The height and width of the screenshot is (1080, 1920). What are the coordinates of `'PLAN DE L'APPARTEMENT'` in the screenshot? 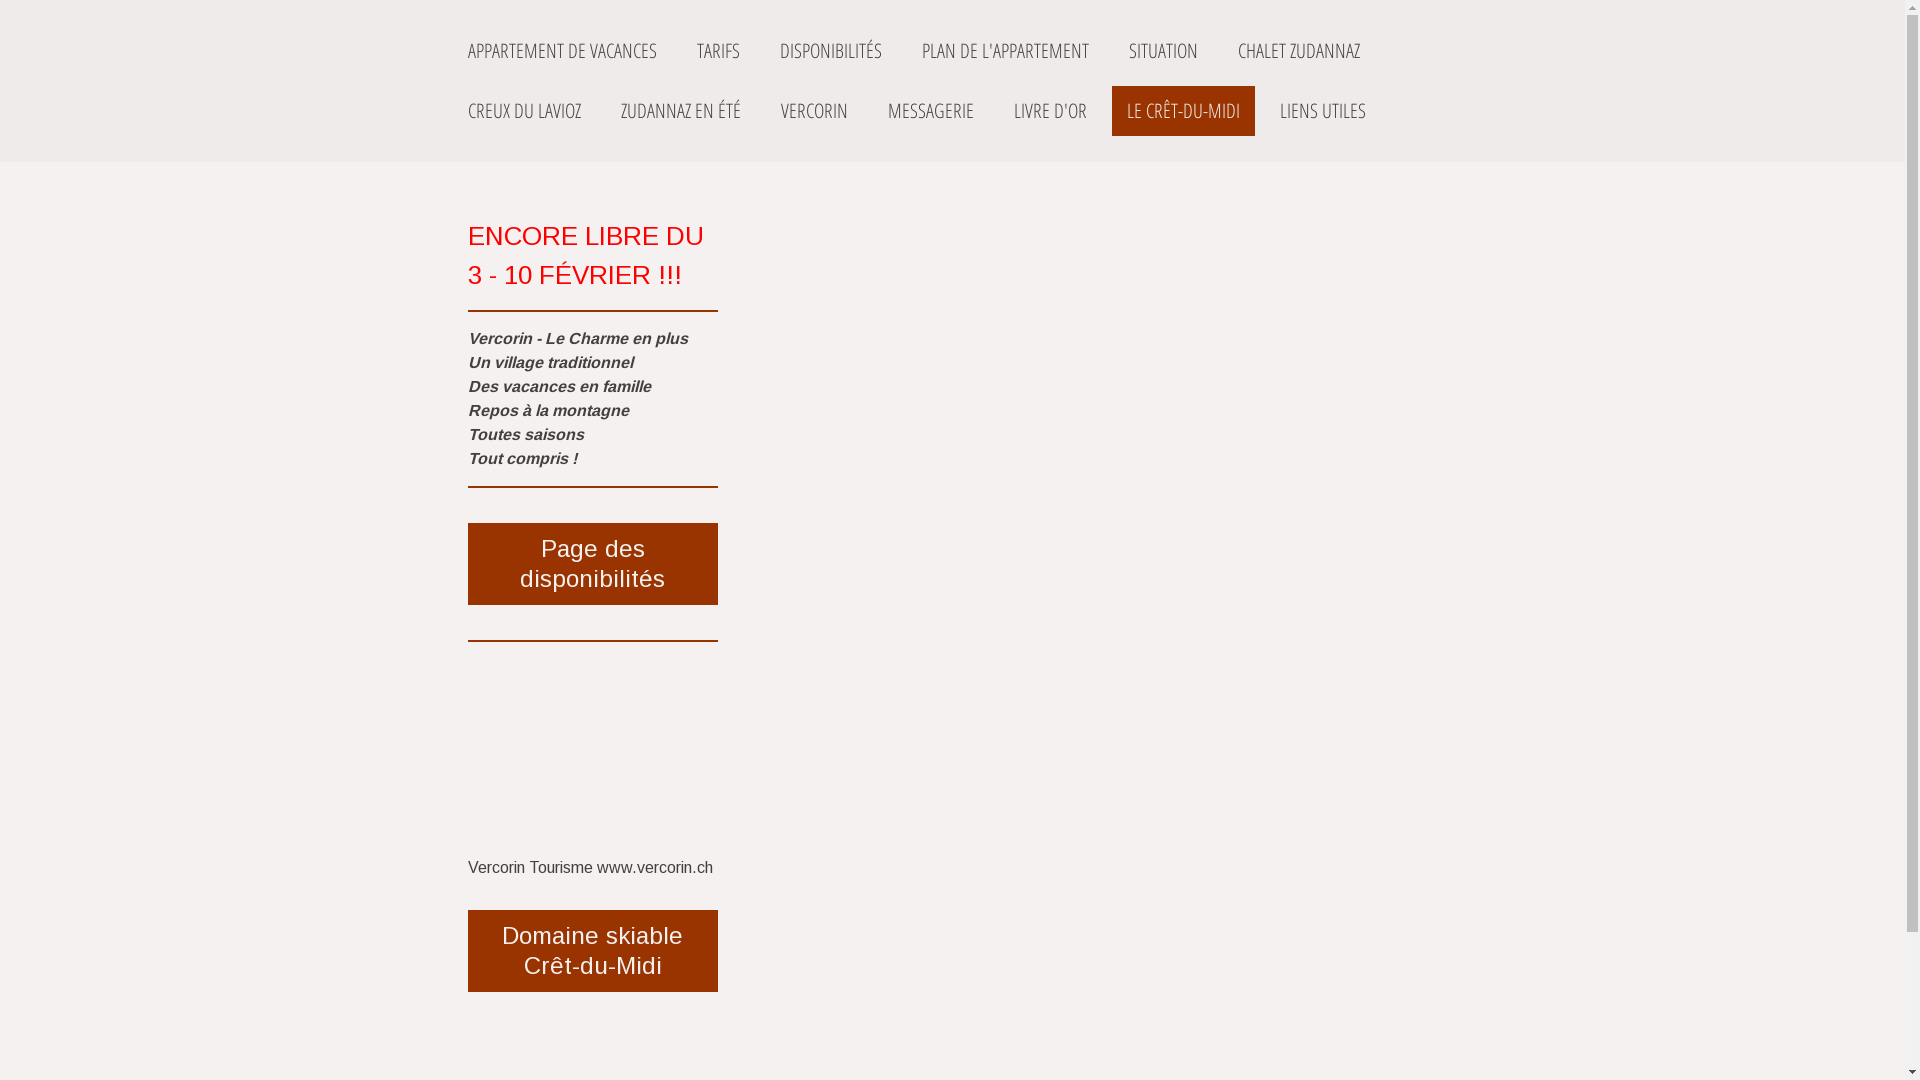 It's located at (905, 49).